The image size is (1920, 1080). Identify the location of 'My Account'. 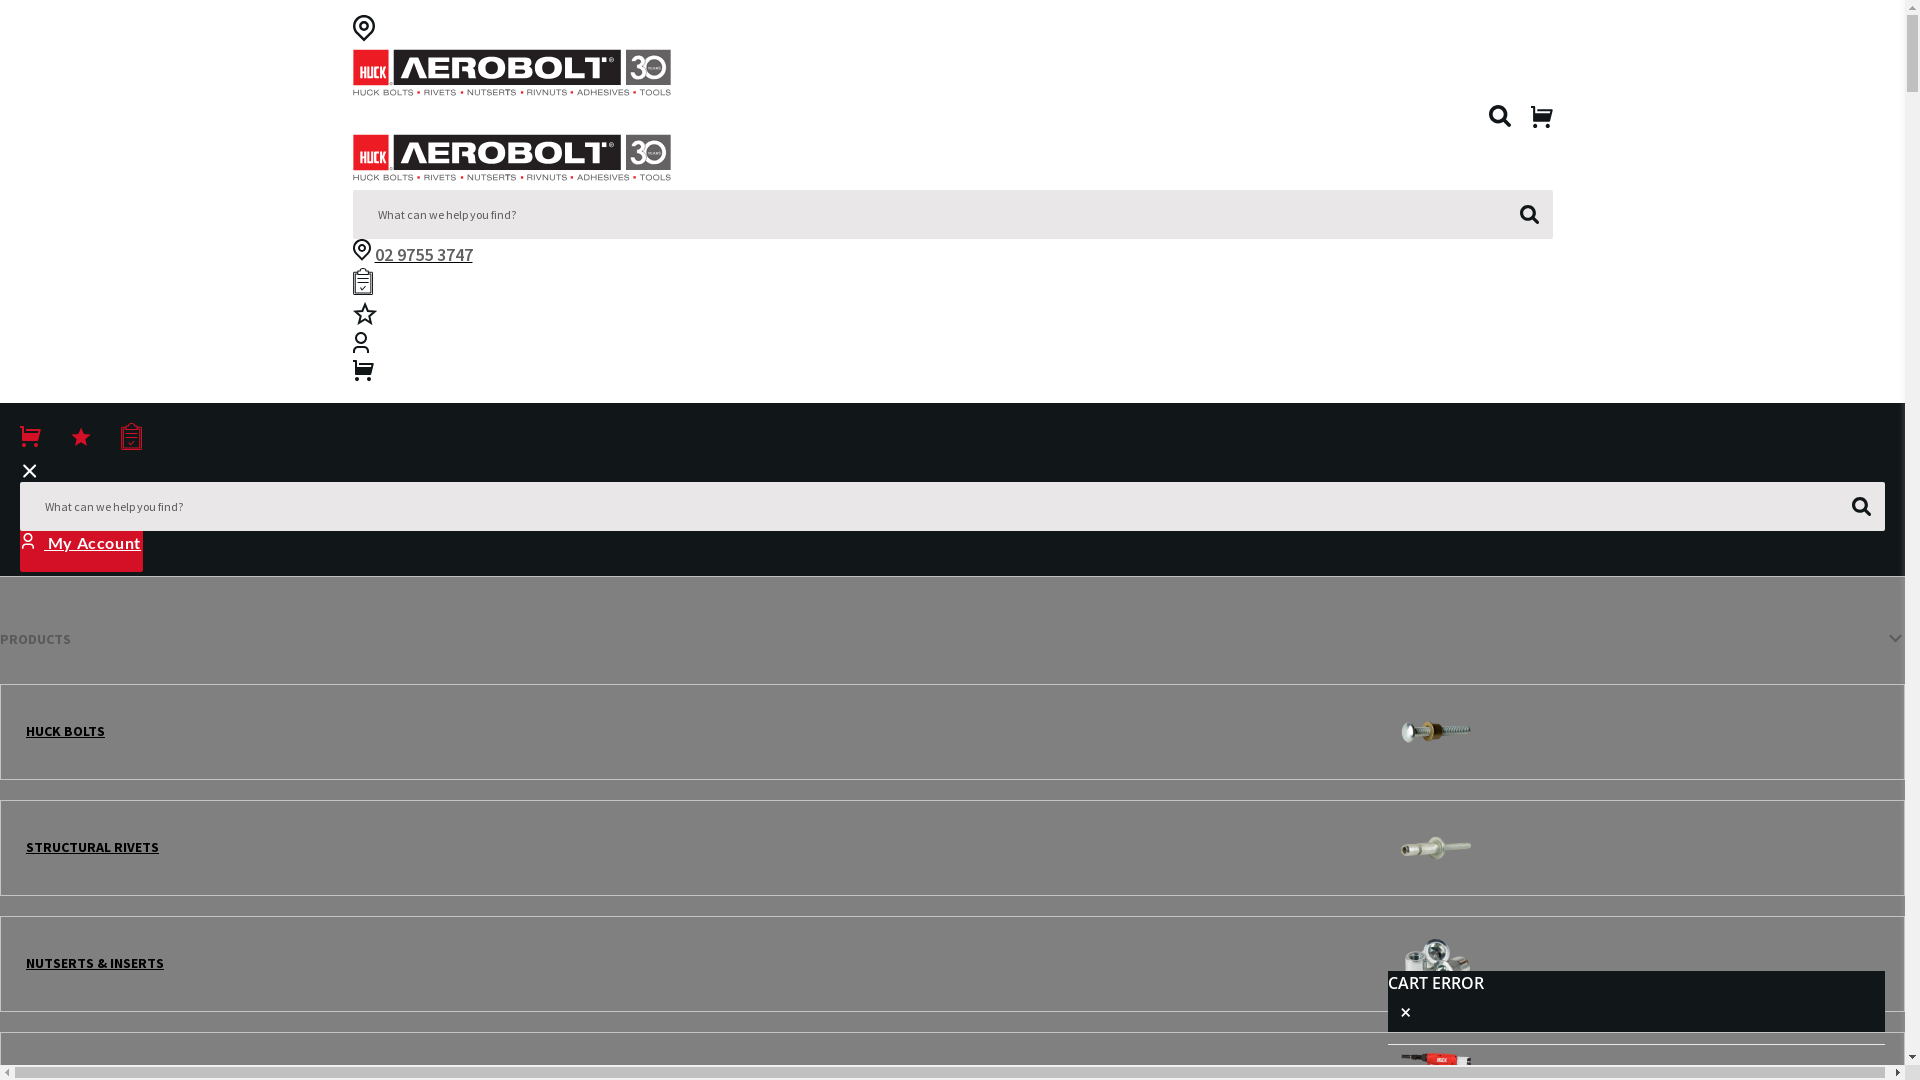
(19, 542).